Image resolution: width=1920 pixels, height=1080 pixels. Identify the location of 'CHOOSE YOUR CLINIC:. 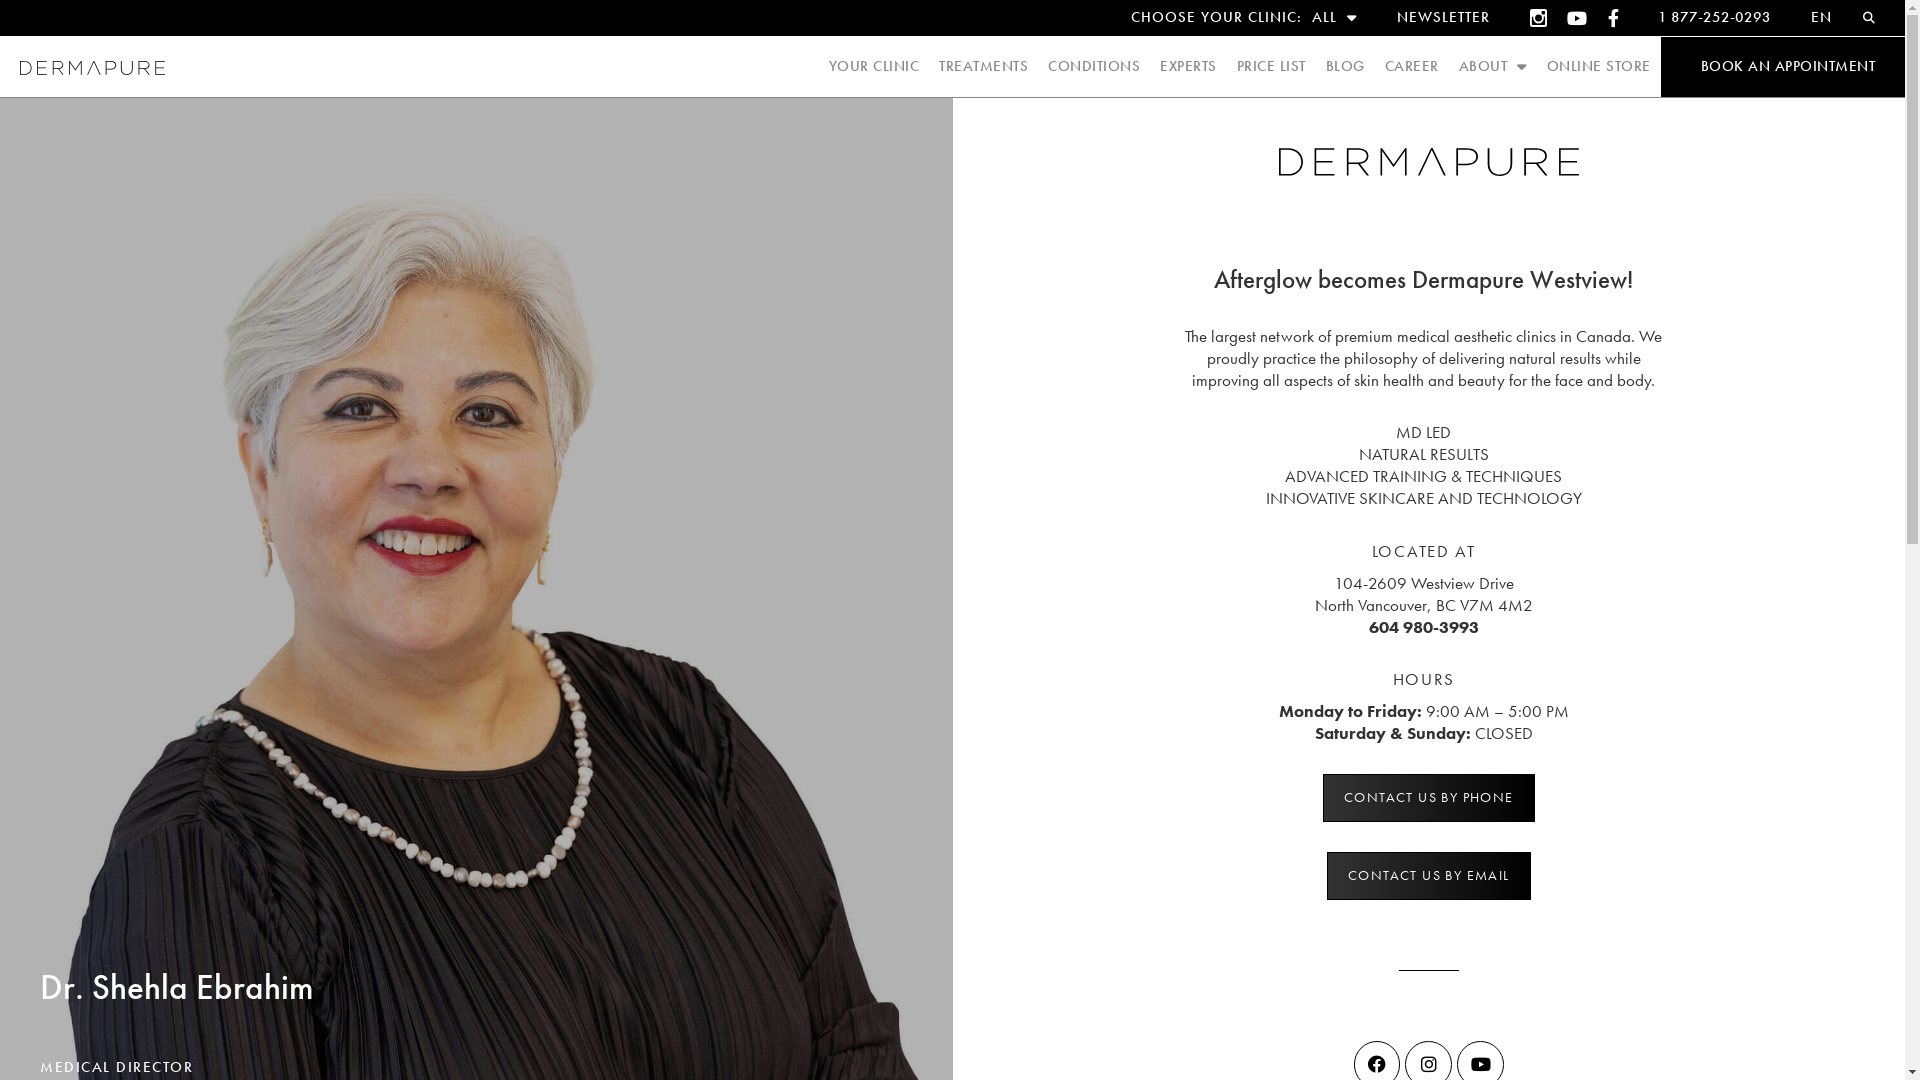
(1242, 18).